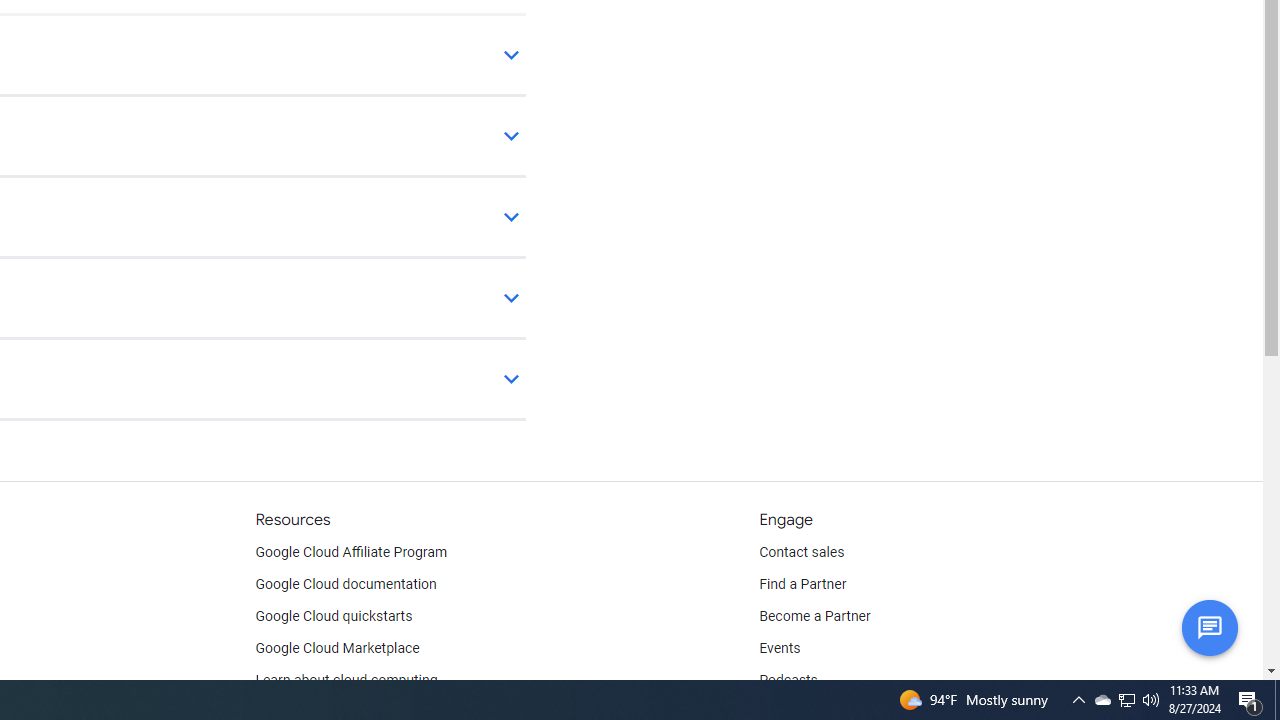  I want to click on 'Contact sales', so click(801, 552).